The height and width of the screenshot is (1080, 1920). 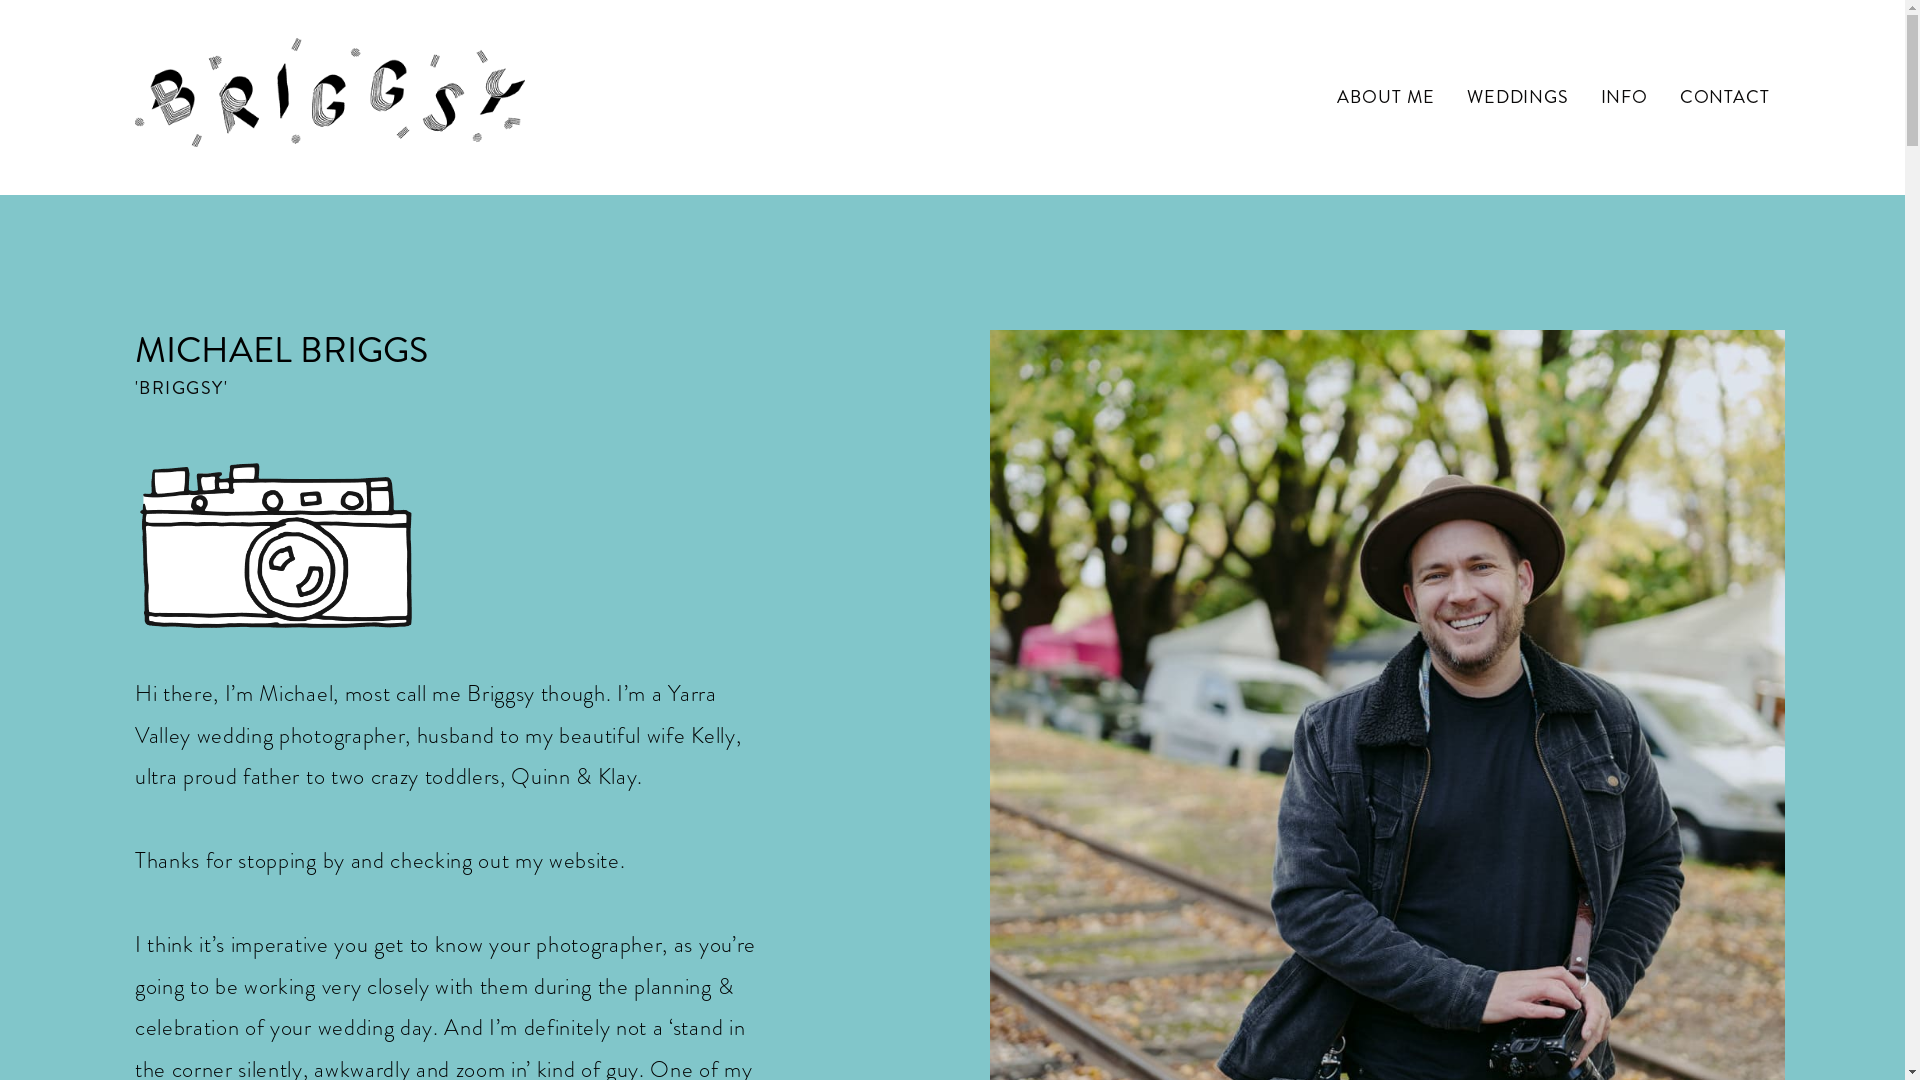 What do you see at coordinates (1385, 97) in the screenshot?
I see `'ABOUT ME'` at bounding box center [1385, 97].